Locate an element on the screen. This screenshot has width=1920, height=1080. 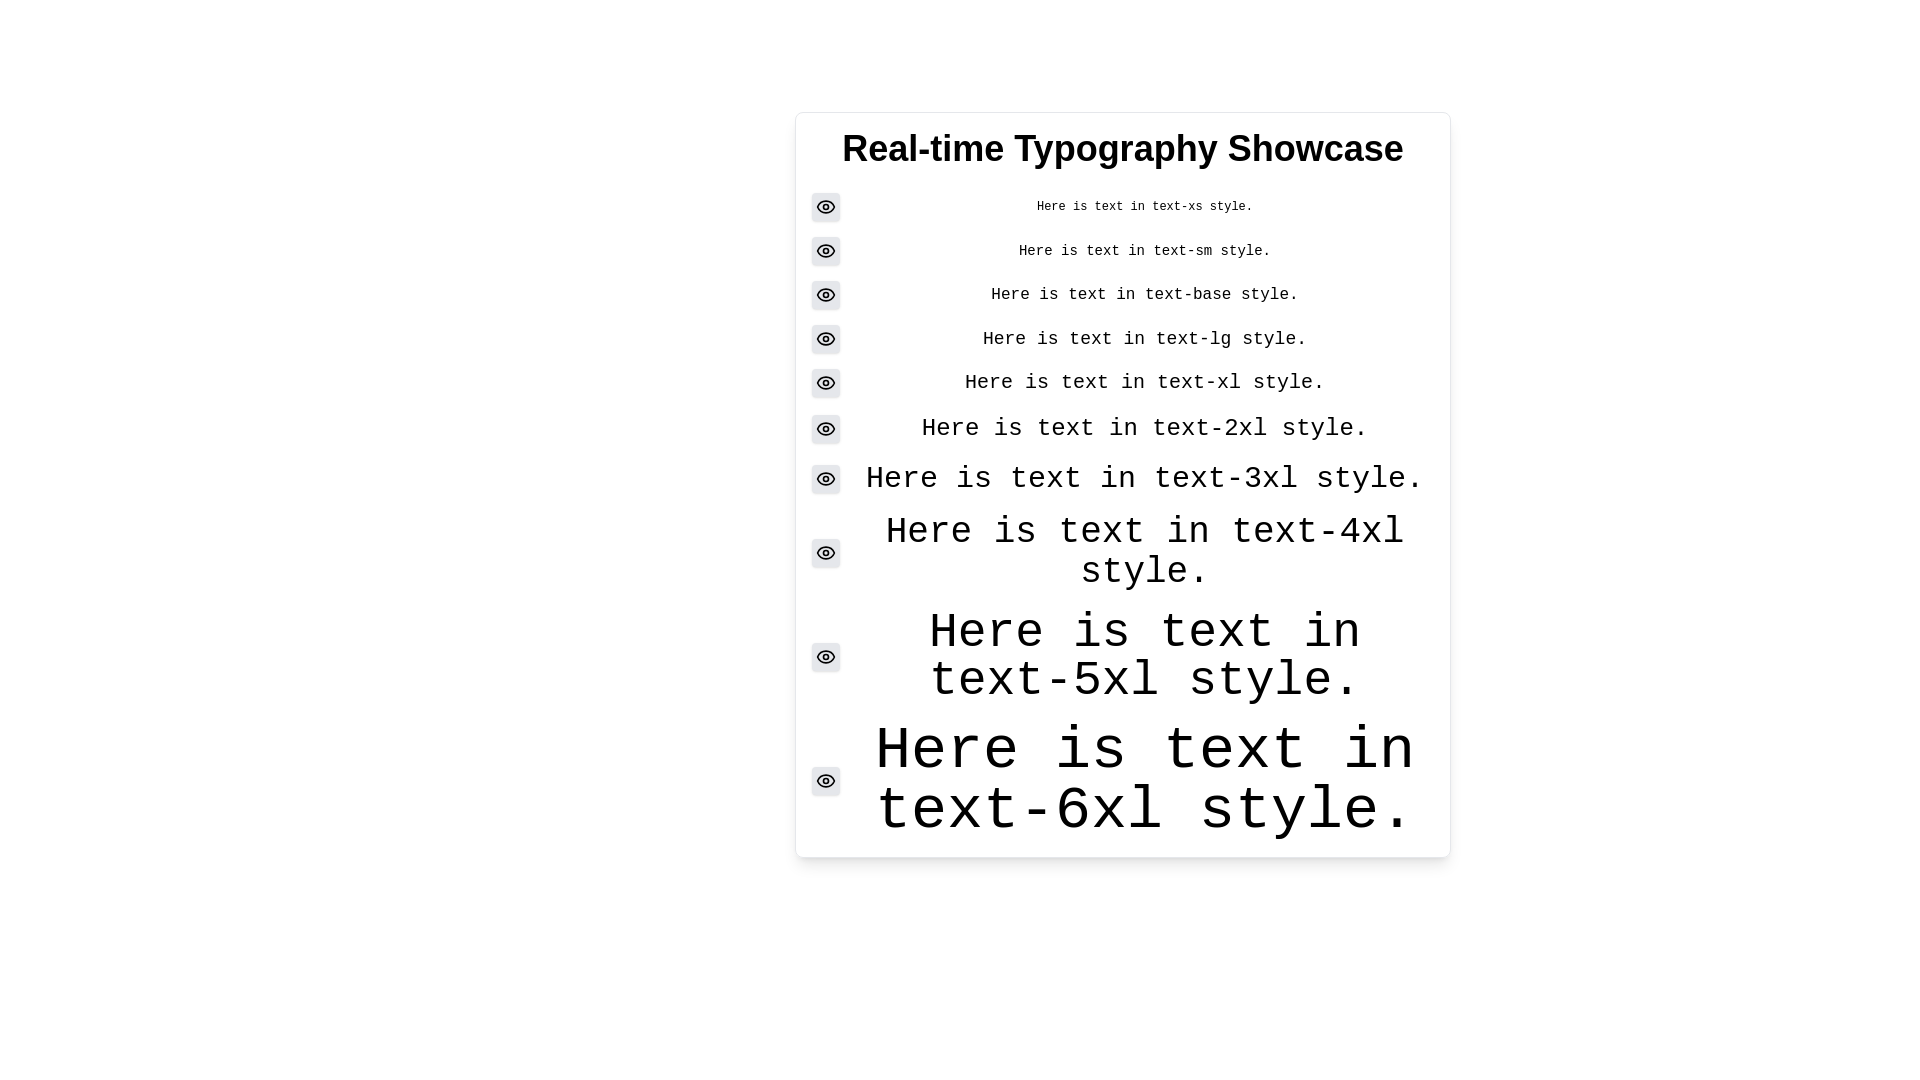
the small, square button with rounded corners and a black eye icon is located at coordinates (825, 249).